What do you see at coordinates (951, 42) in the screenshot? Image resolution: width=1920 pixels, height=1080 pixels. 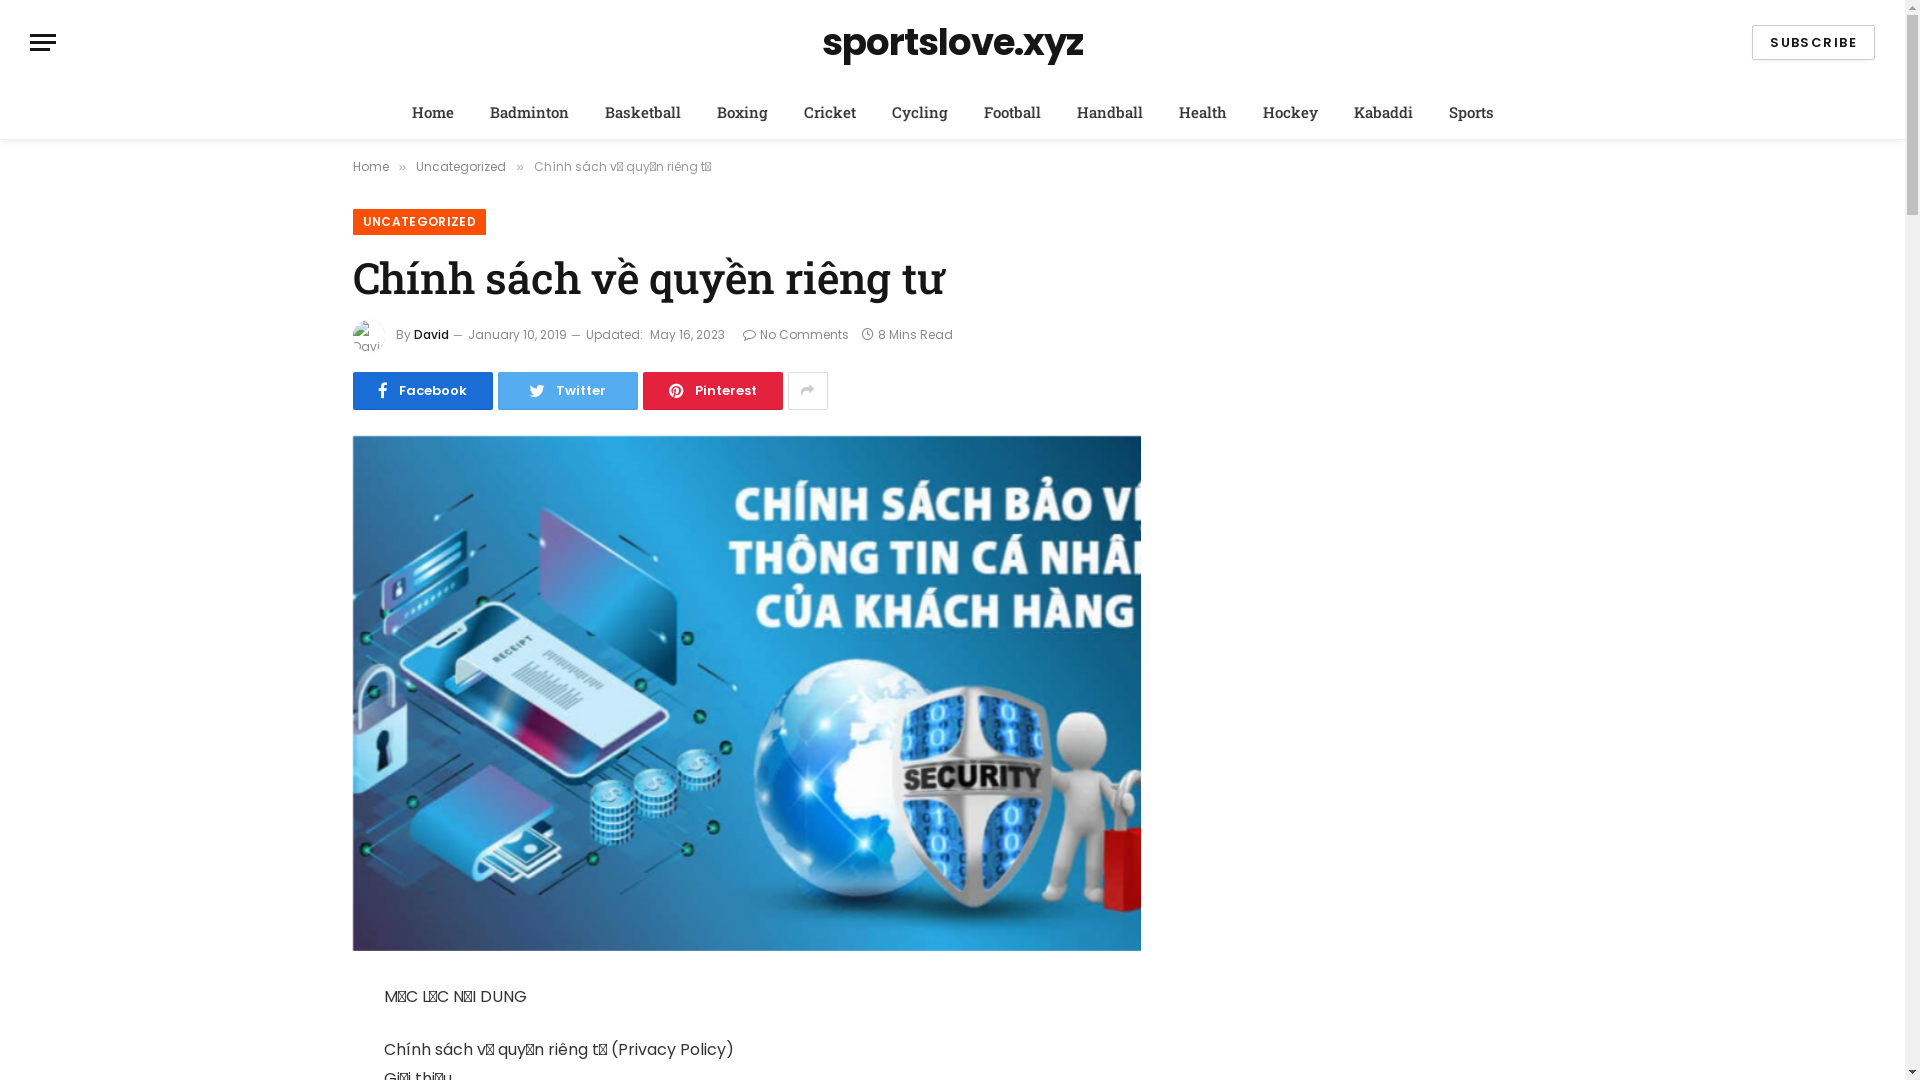 I see `'sportslove.xyz'` at bounding box center [951, 42].